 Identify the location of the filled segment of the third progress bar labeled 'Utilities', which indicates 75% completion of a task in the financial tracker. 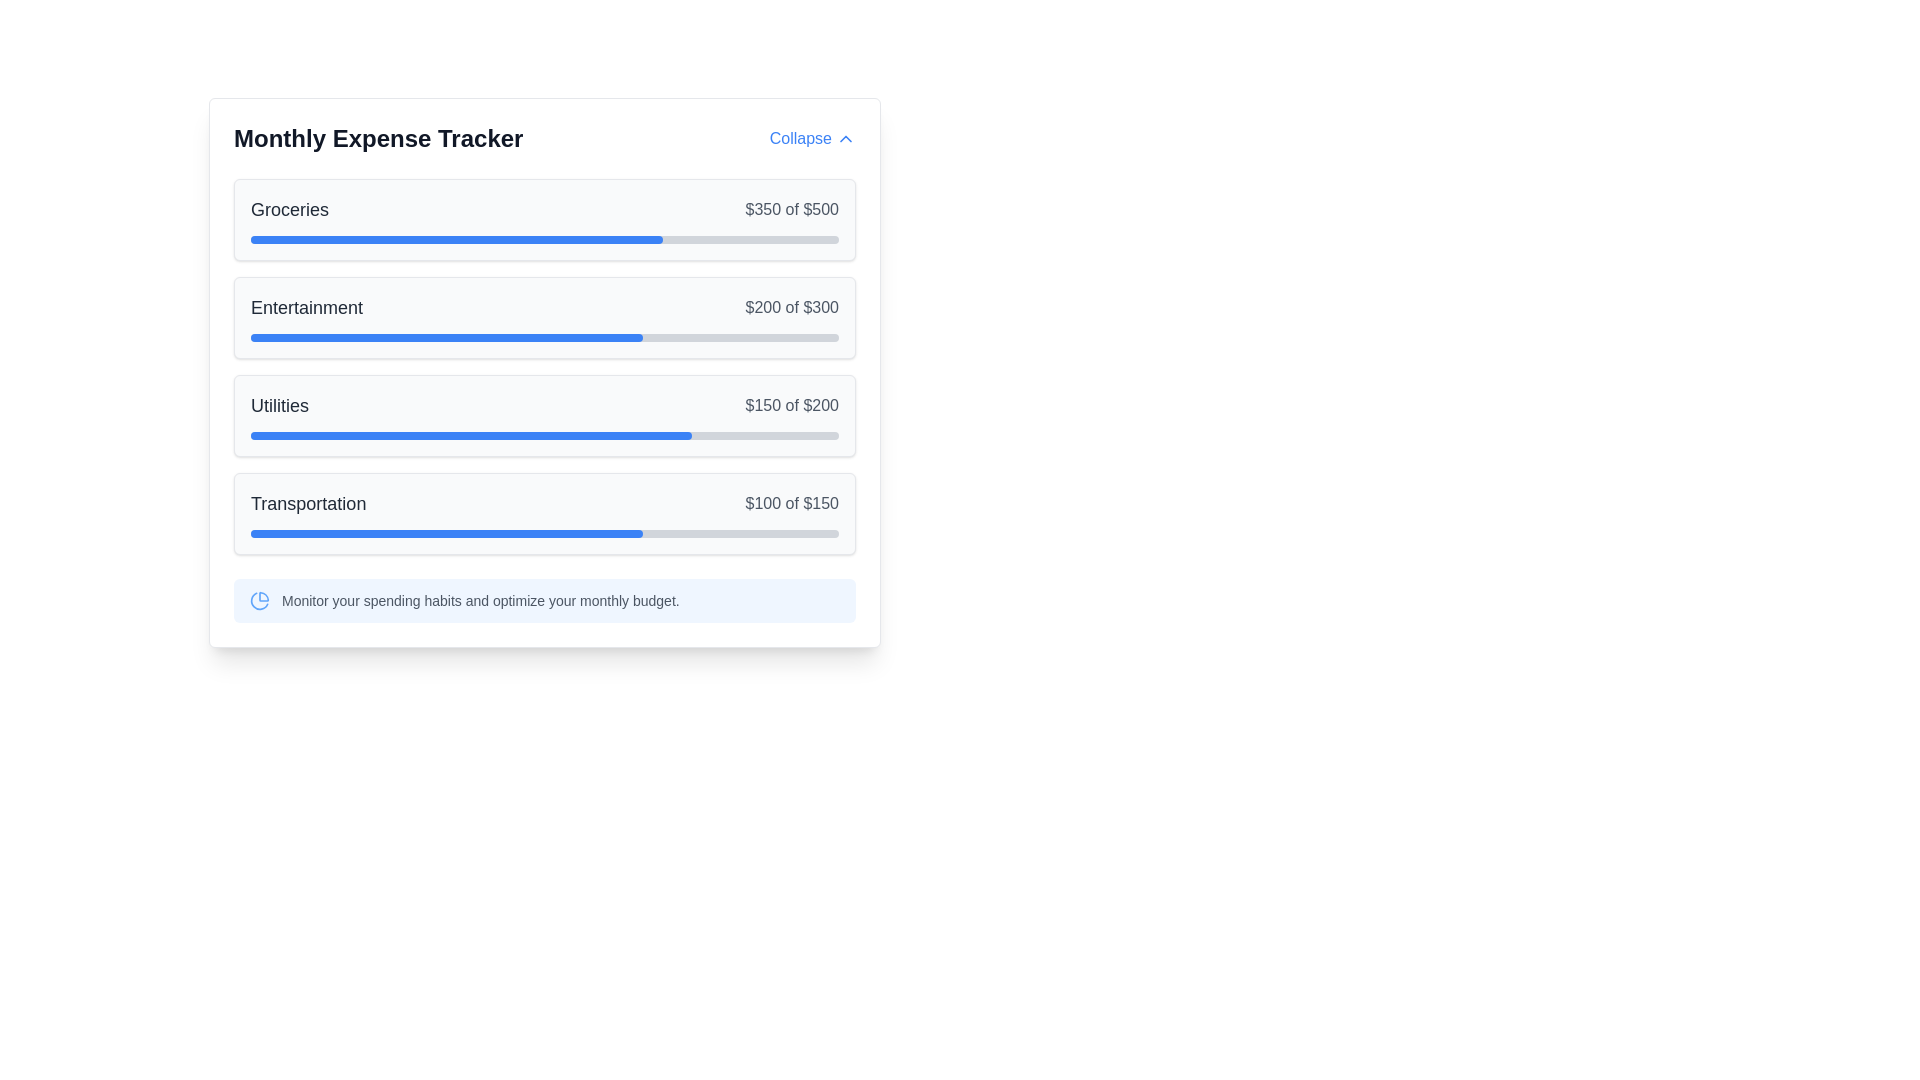
(470, 434).